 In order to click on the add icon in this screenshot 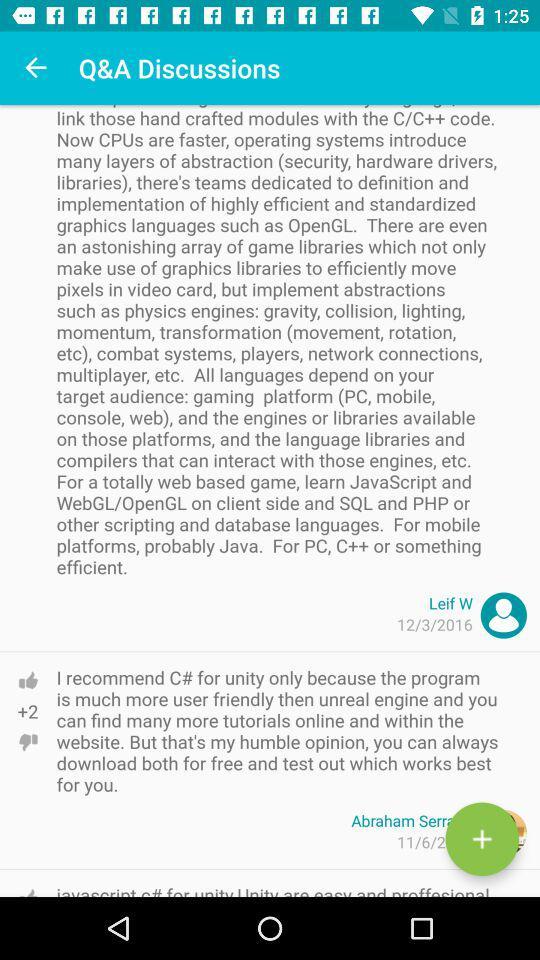, I will do `click(481, 839)`.